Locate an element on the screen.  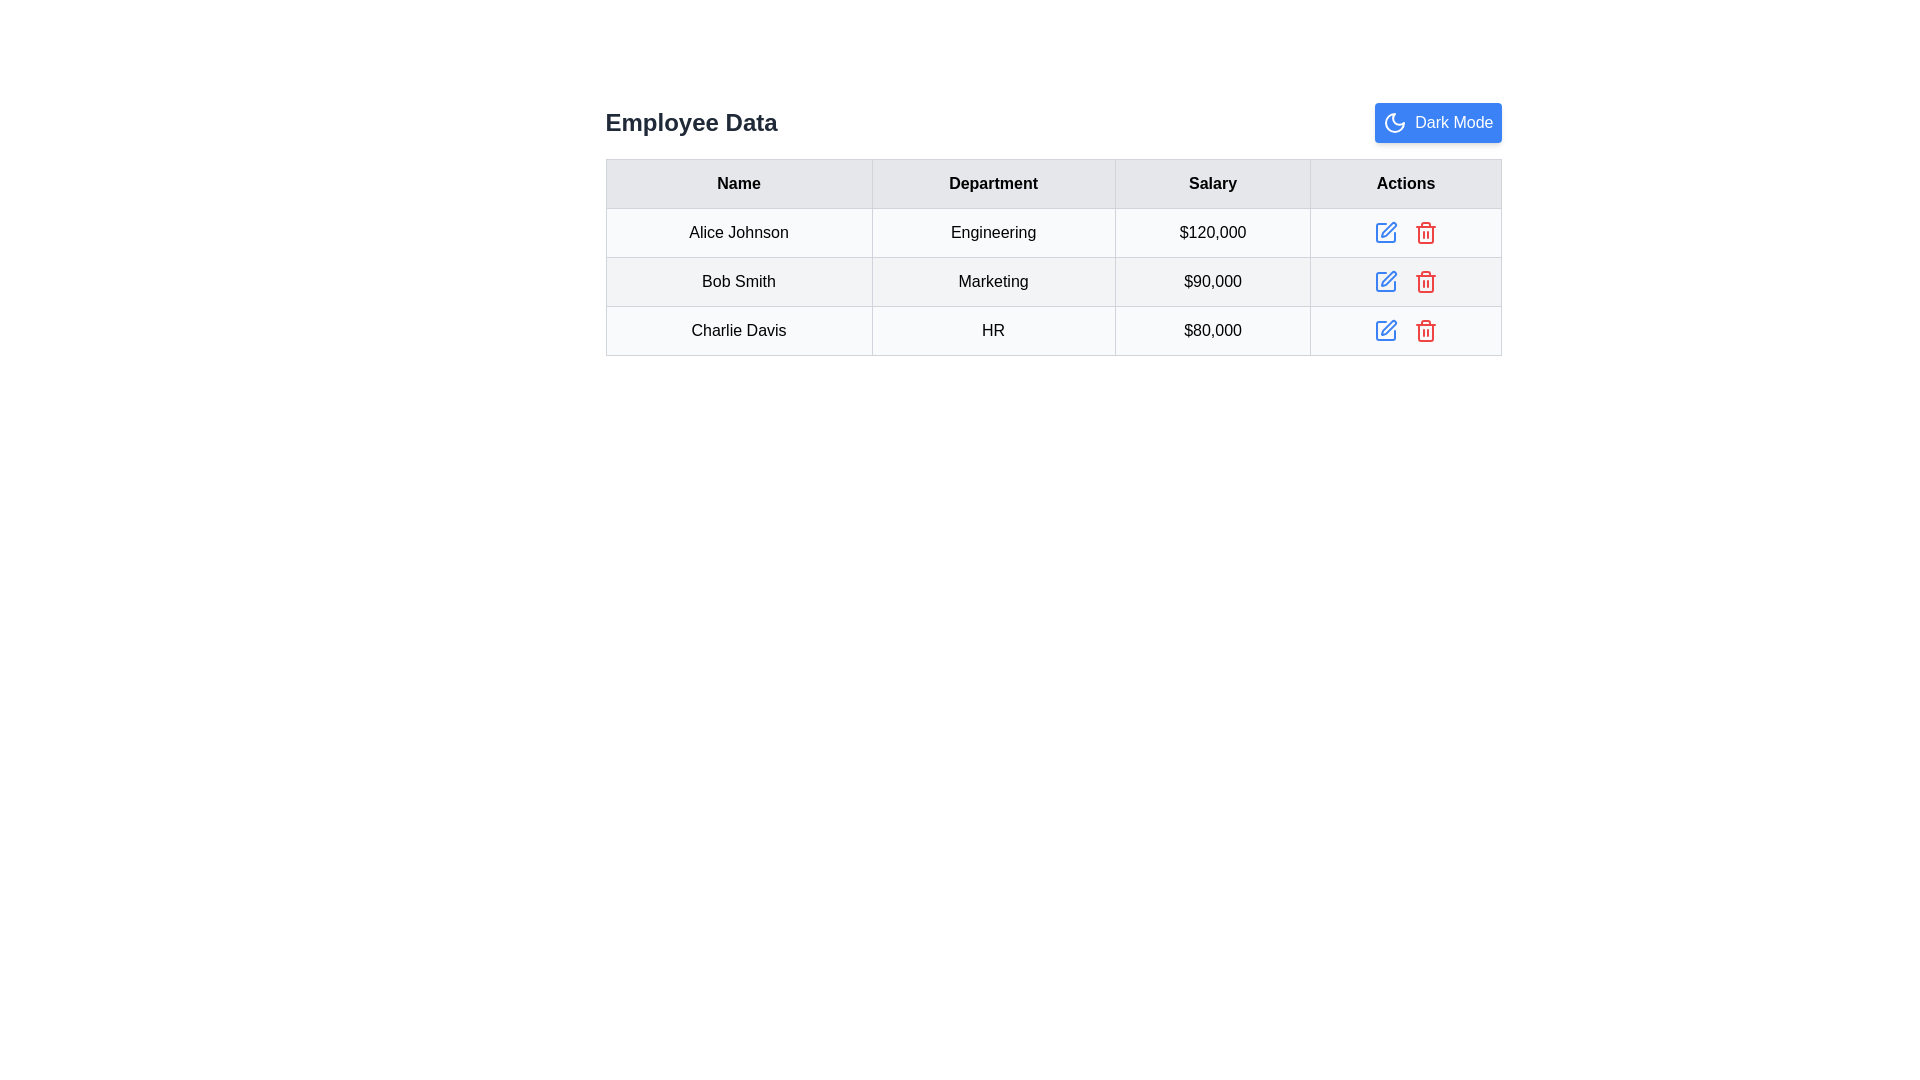
the edit icon in the actionable area of the last column of the last row in the table to initiate editing is located at coordinates (1405, 330).